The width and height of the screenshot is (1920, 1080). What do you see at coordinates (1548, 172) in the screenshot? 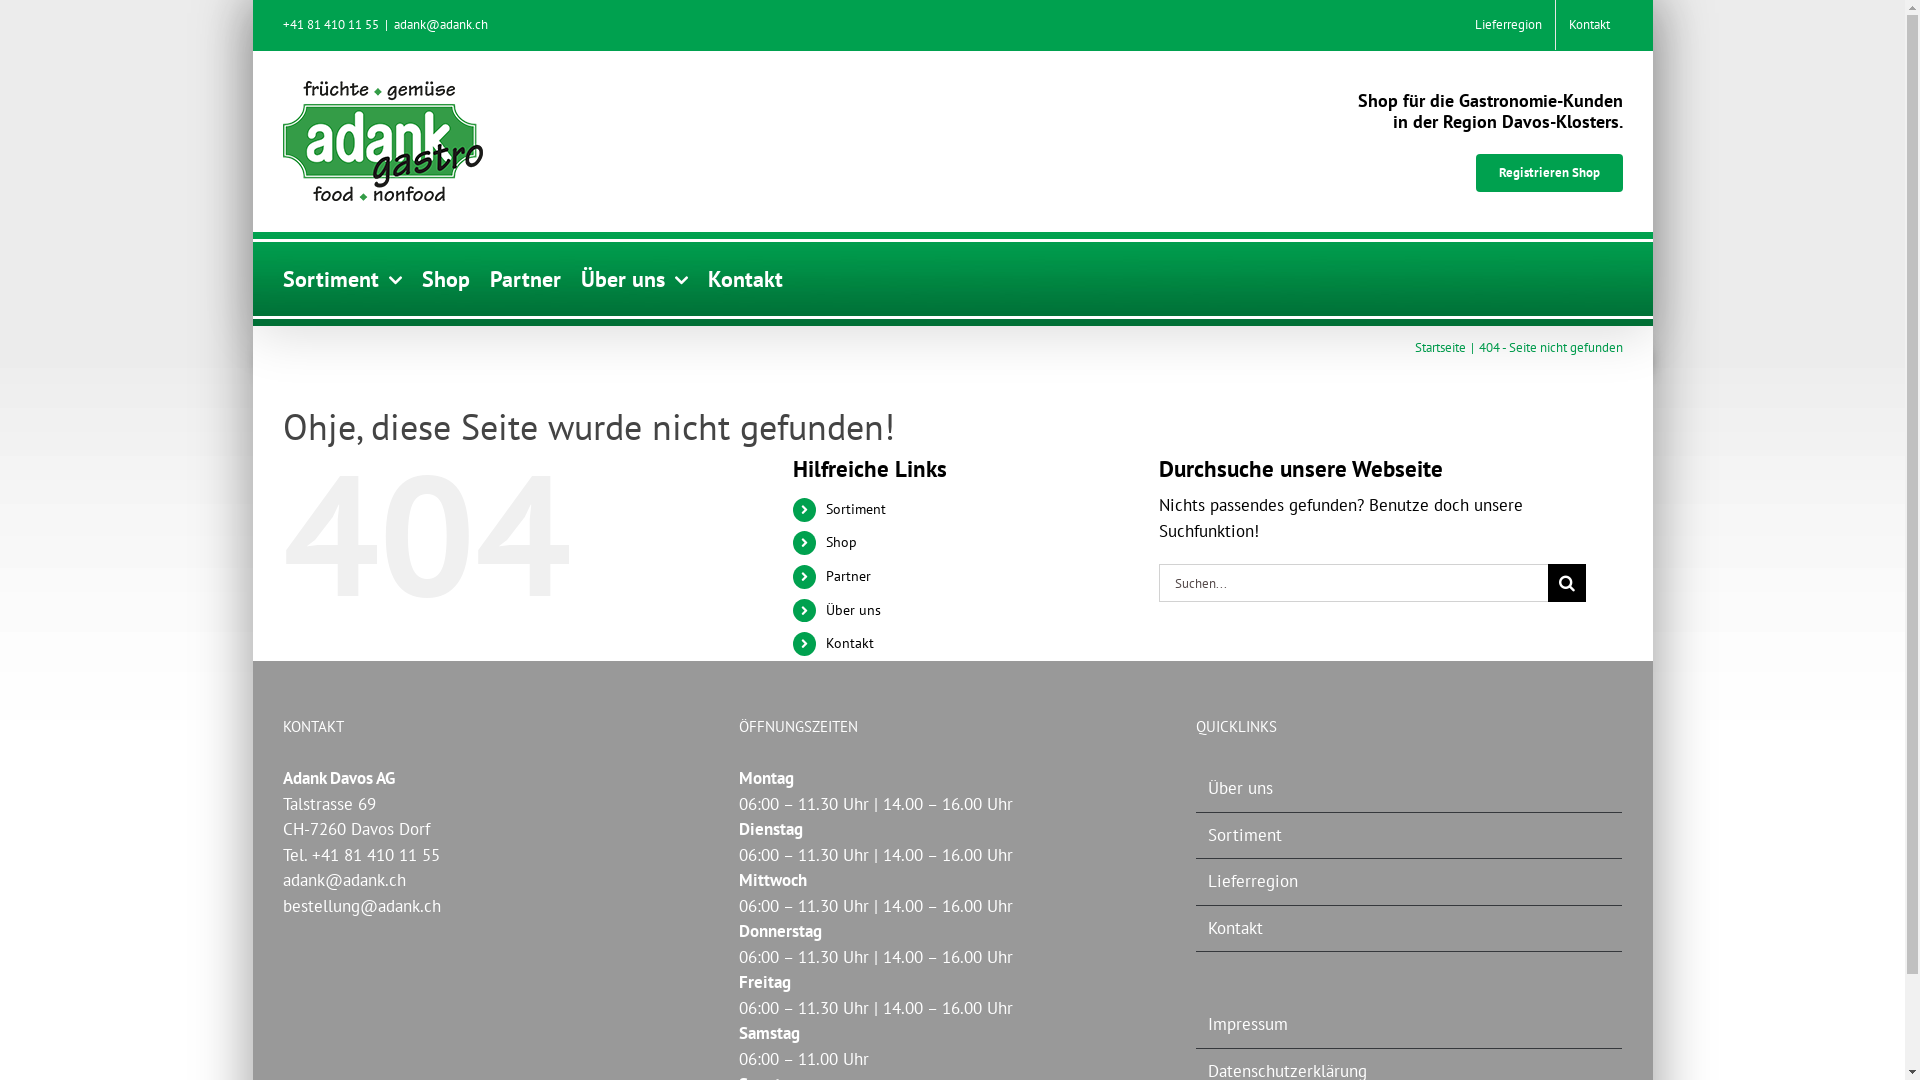
I see `'Registrieren Shop'` at bounding box center [1548, 172].